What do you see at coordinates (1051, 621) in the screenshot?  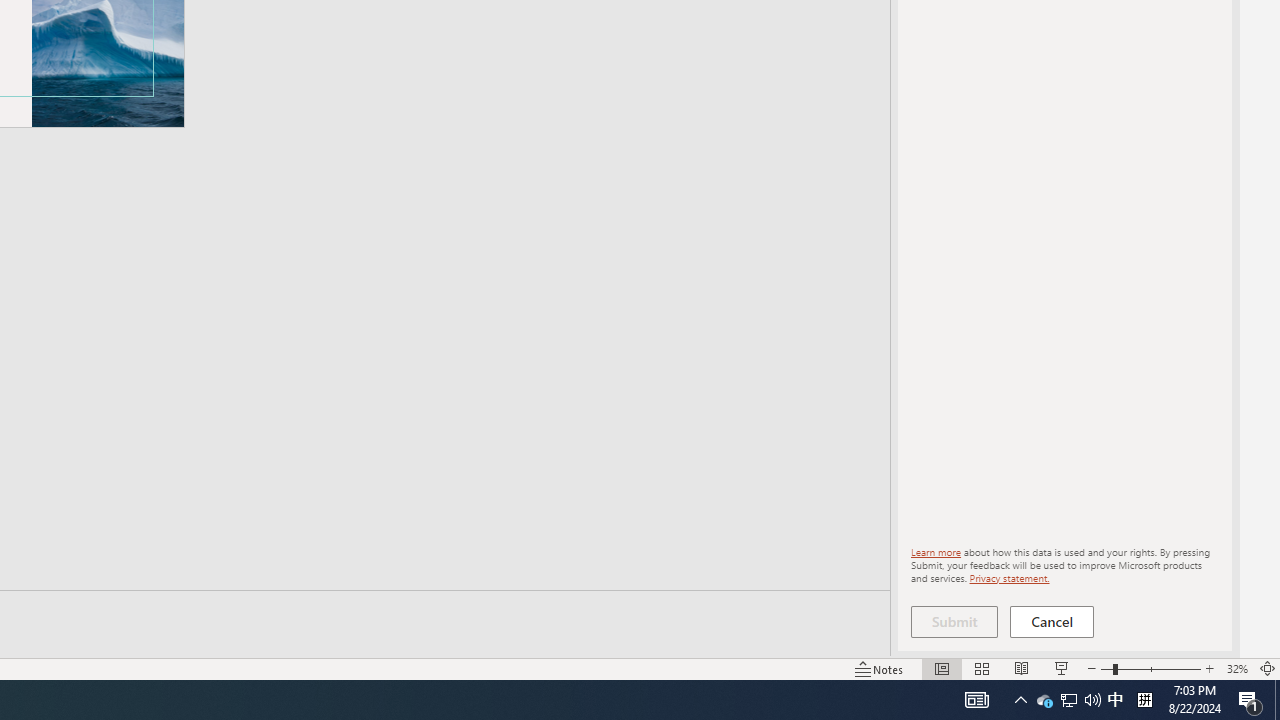 I see `'Cancel'` at bounding box center [1051, 621].